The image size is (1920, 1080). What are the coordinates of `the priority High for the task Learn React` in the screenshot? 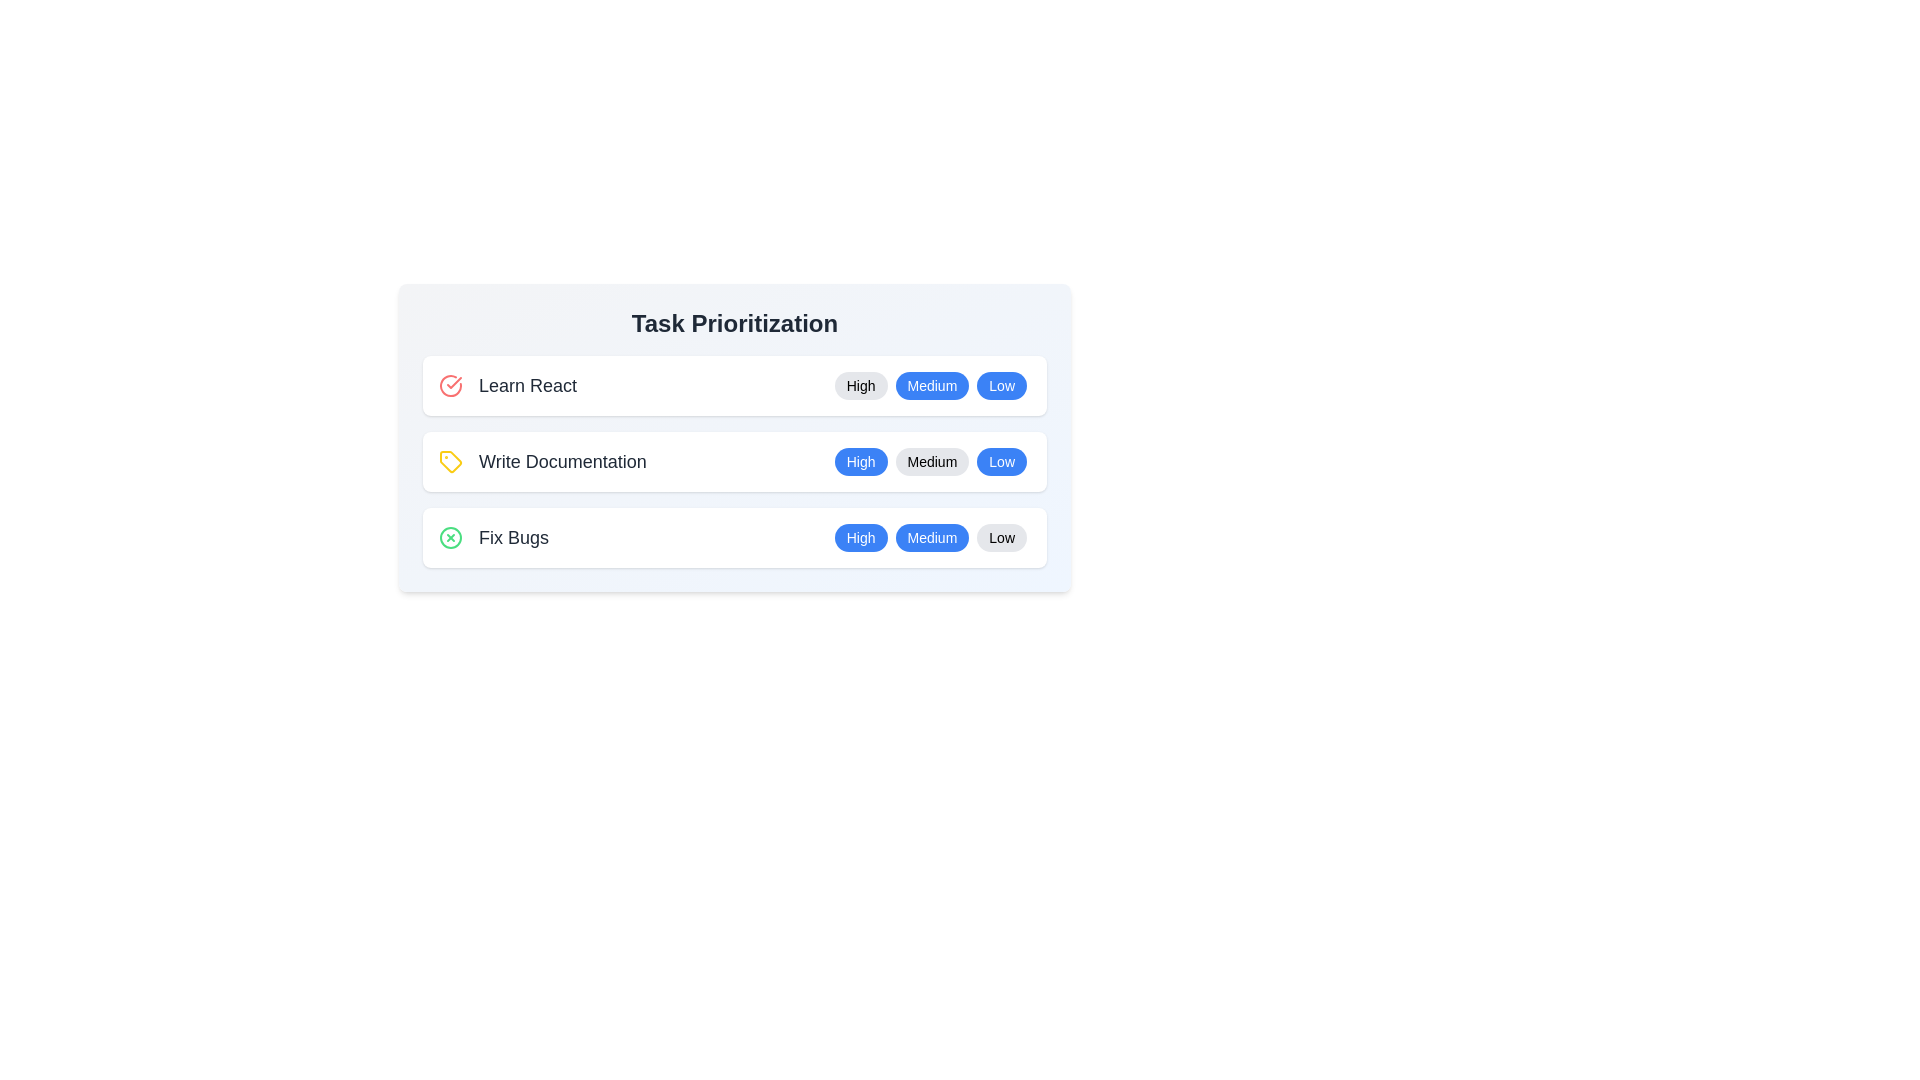 It's located at (860, 385).